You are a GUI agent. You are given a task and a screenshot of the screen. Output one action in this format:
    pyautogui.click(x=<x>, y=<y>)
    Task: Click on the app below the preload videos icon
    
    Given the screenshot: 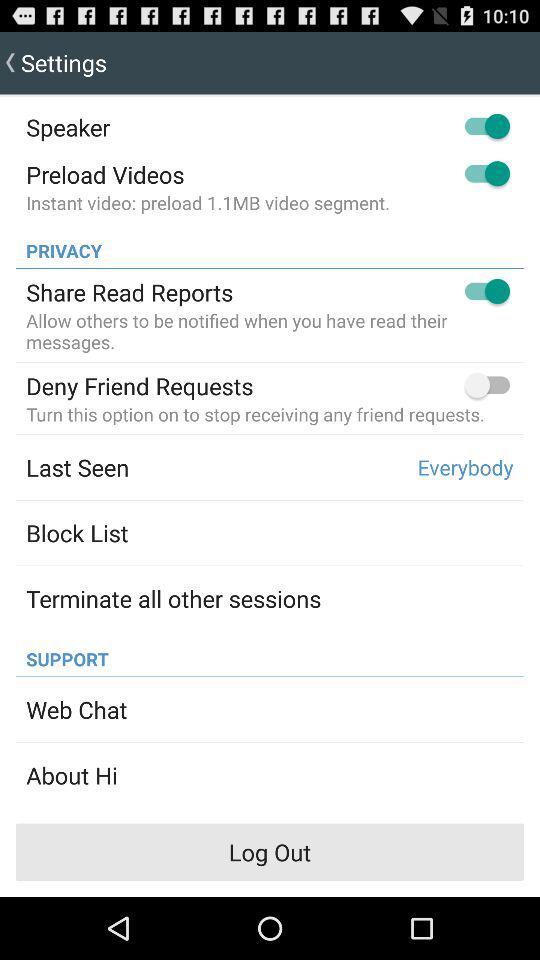 What is the action you would take?
    pyautogui.click(x=207, y=202)
    